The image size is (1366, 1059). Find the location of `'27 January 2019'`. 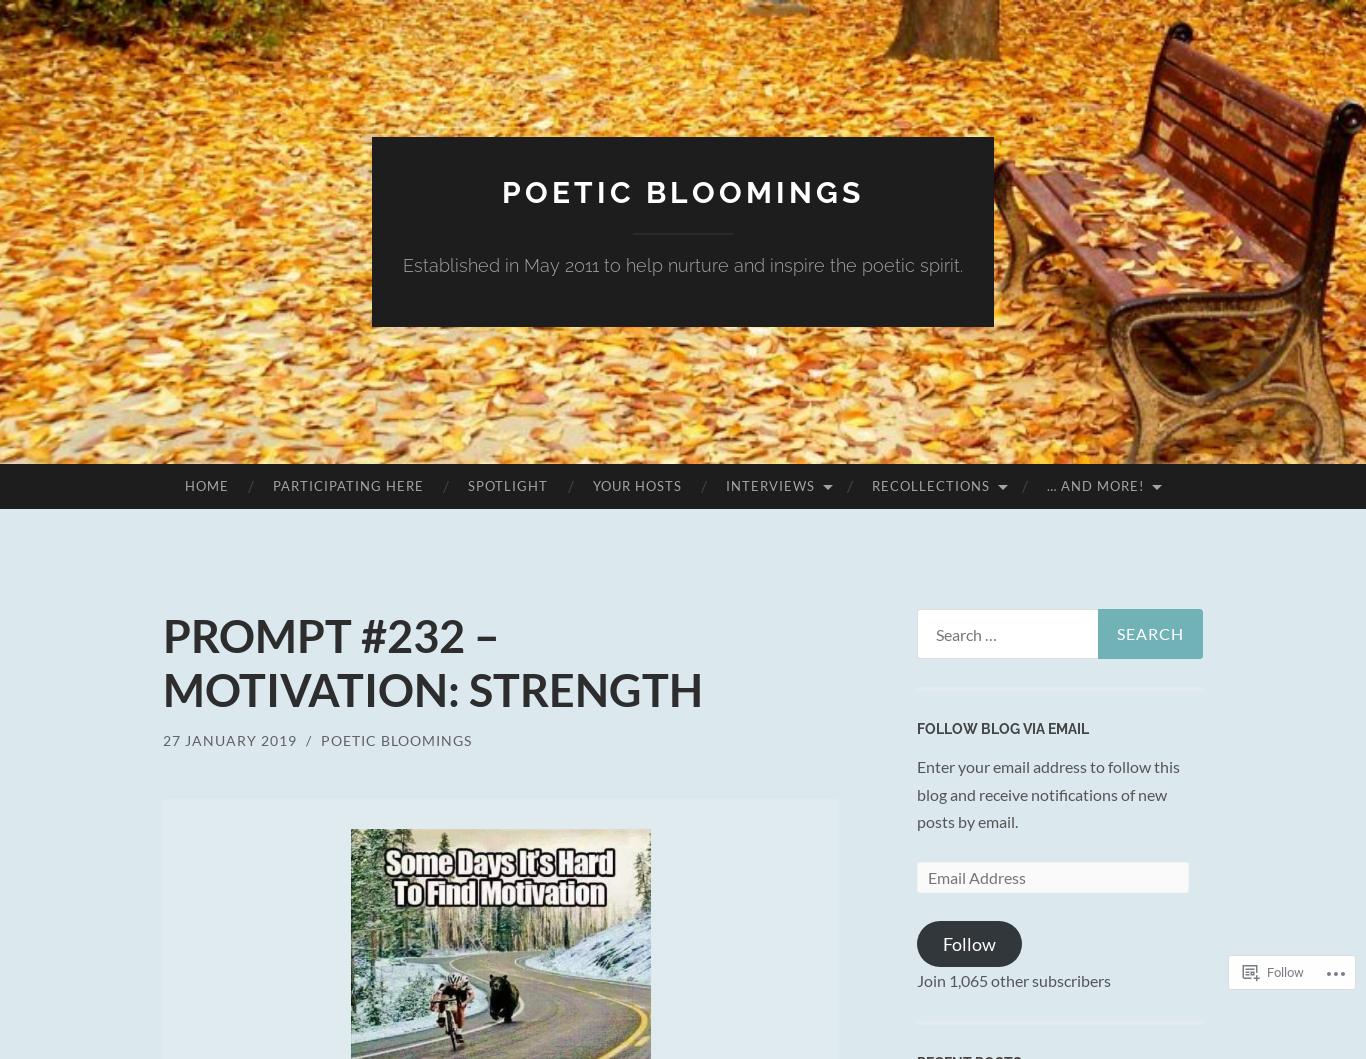

'27 January 2019' is located at coordinates (161, 740).